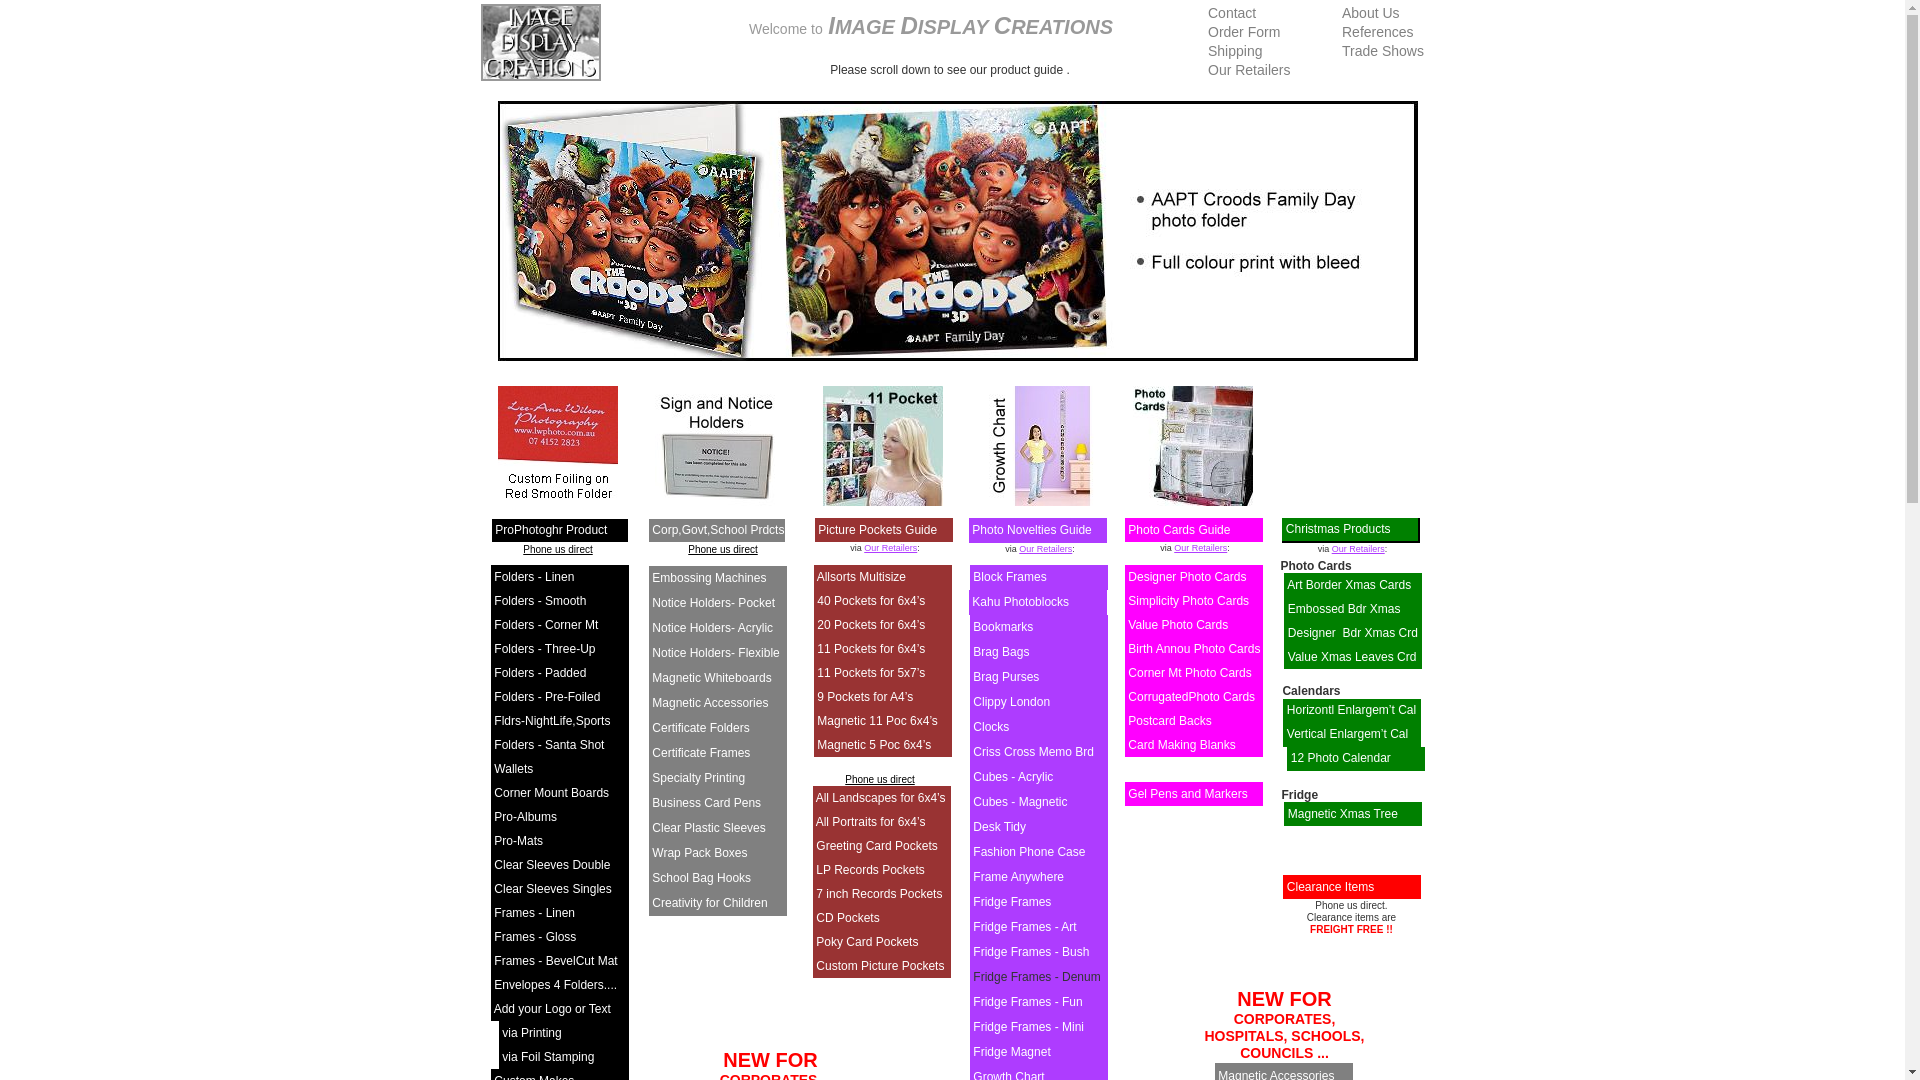 Image resolution: width=1920 pixels, height=1080 pixels. I want to click on 'Certificate Folders', so click(700, 728).